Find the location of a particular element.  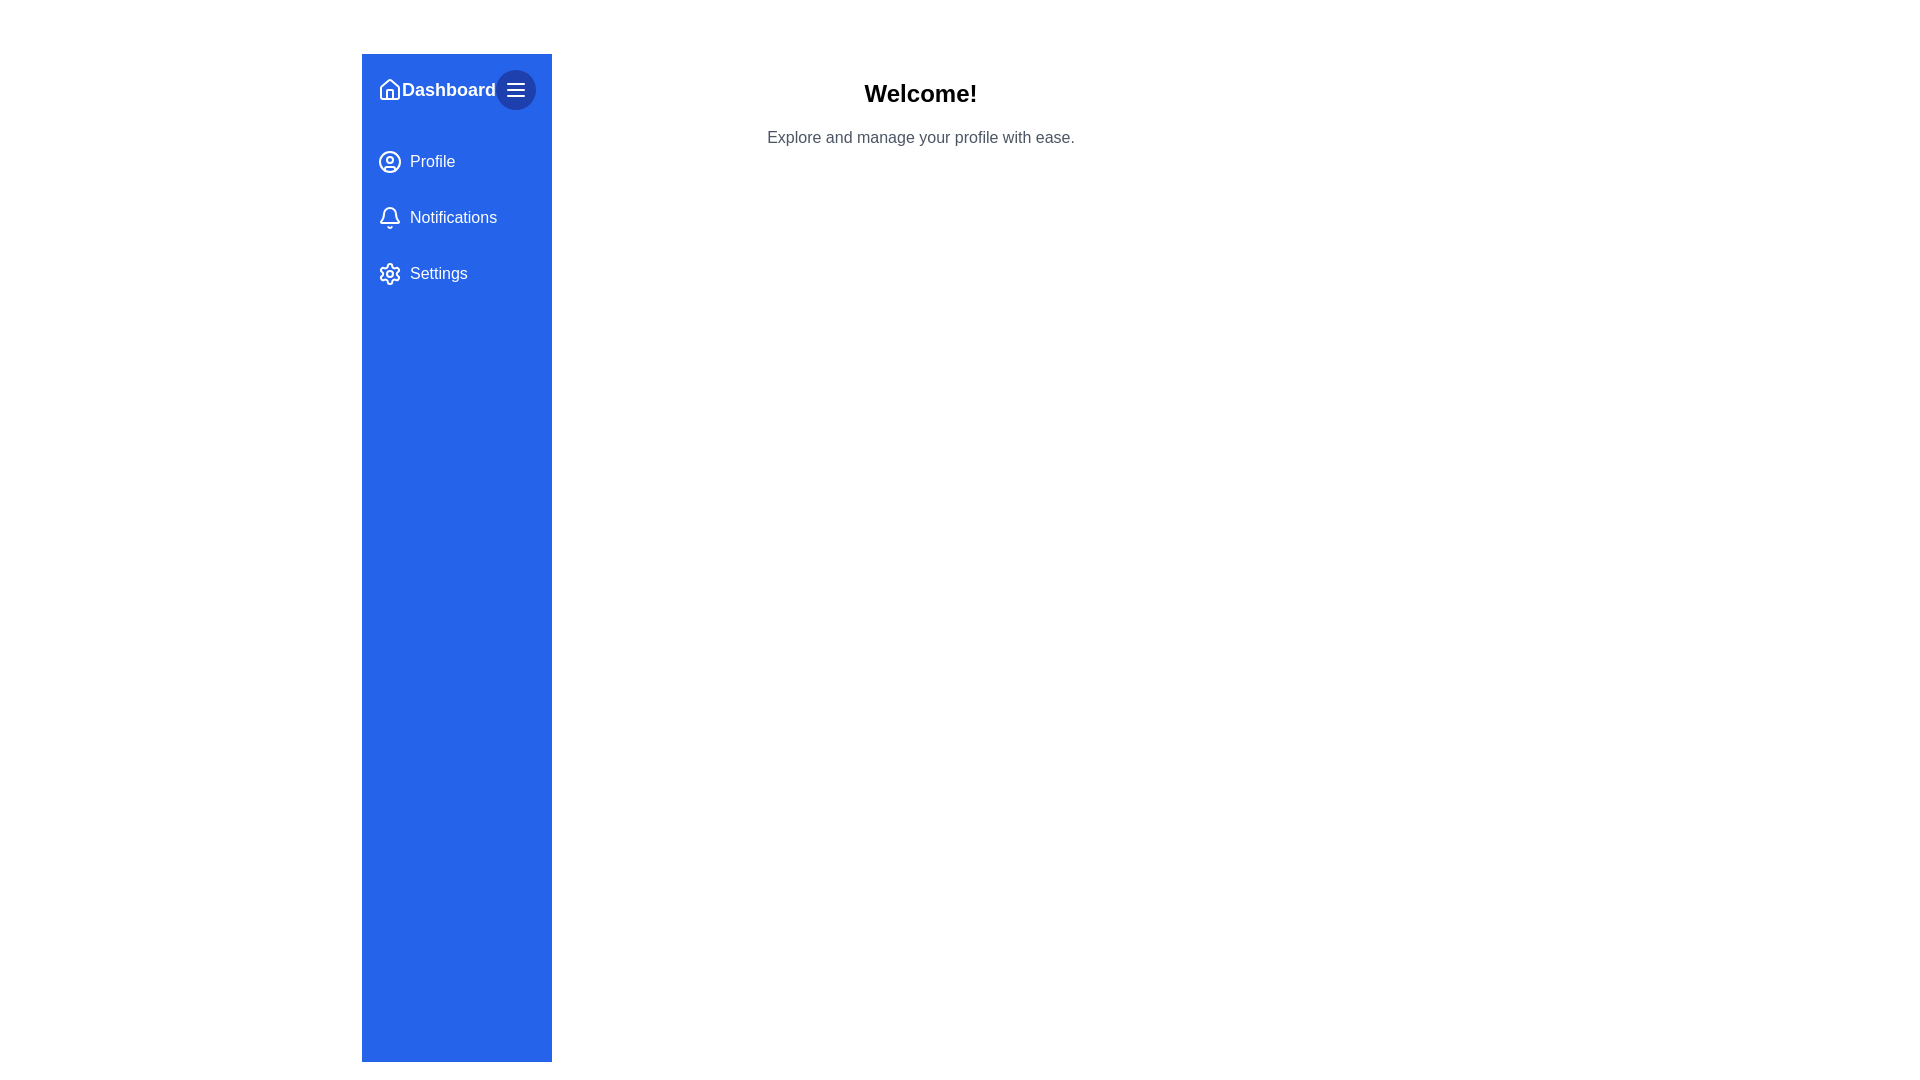

the house-shaped icon on the Dashboard element in the sidebar is located at coordinates (455, 88).